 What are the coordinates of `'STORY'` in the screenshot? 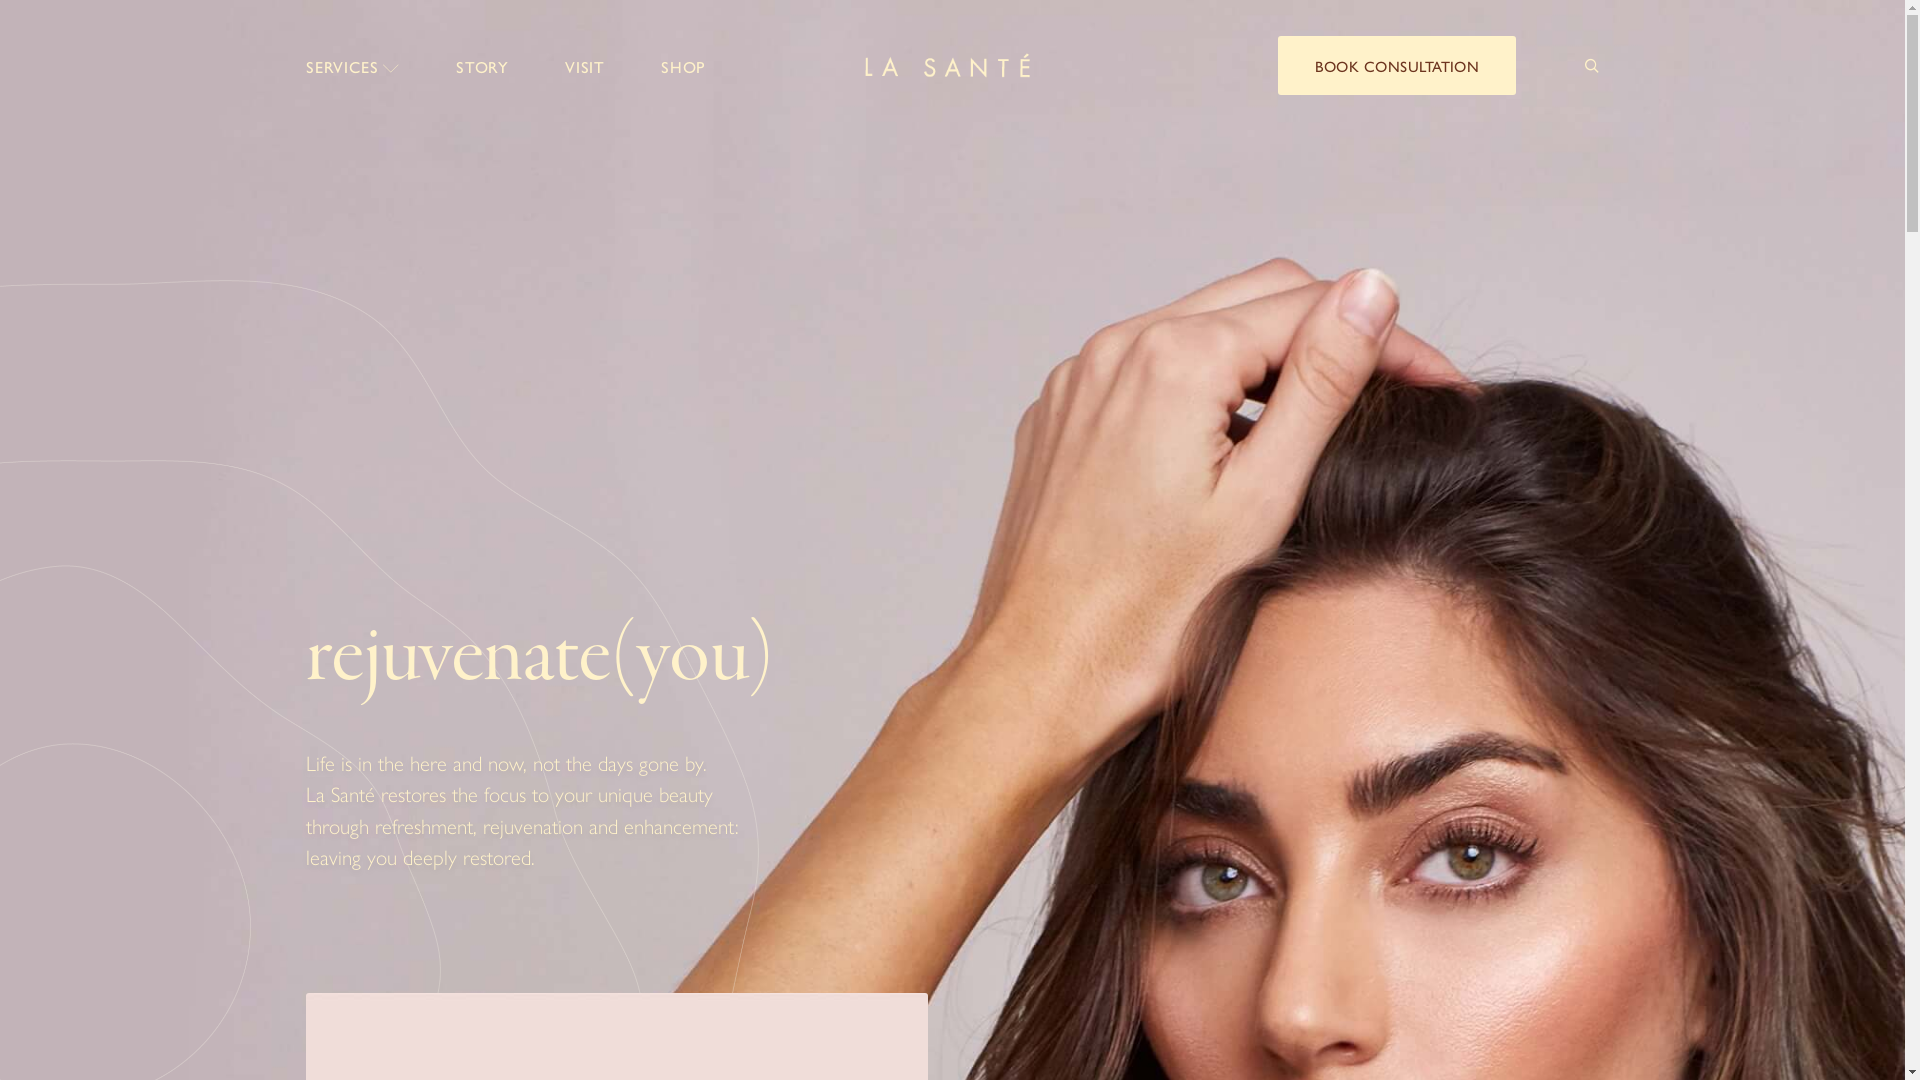 It's located at (482, 65).